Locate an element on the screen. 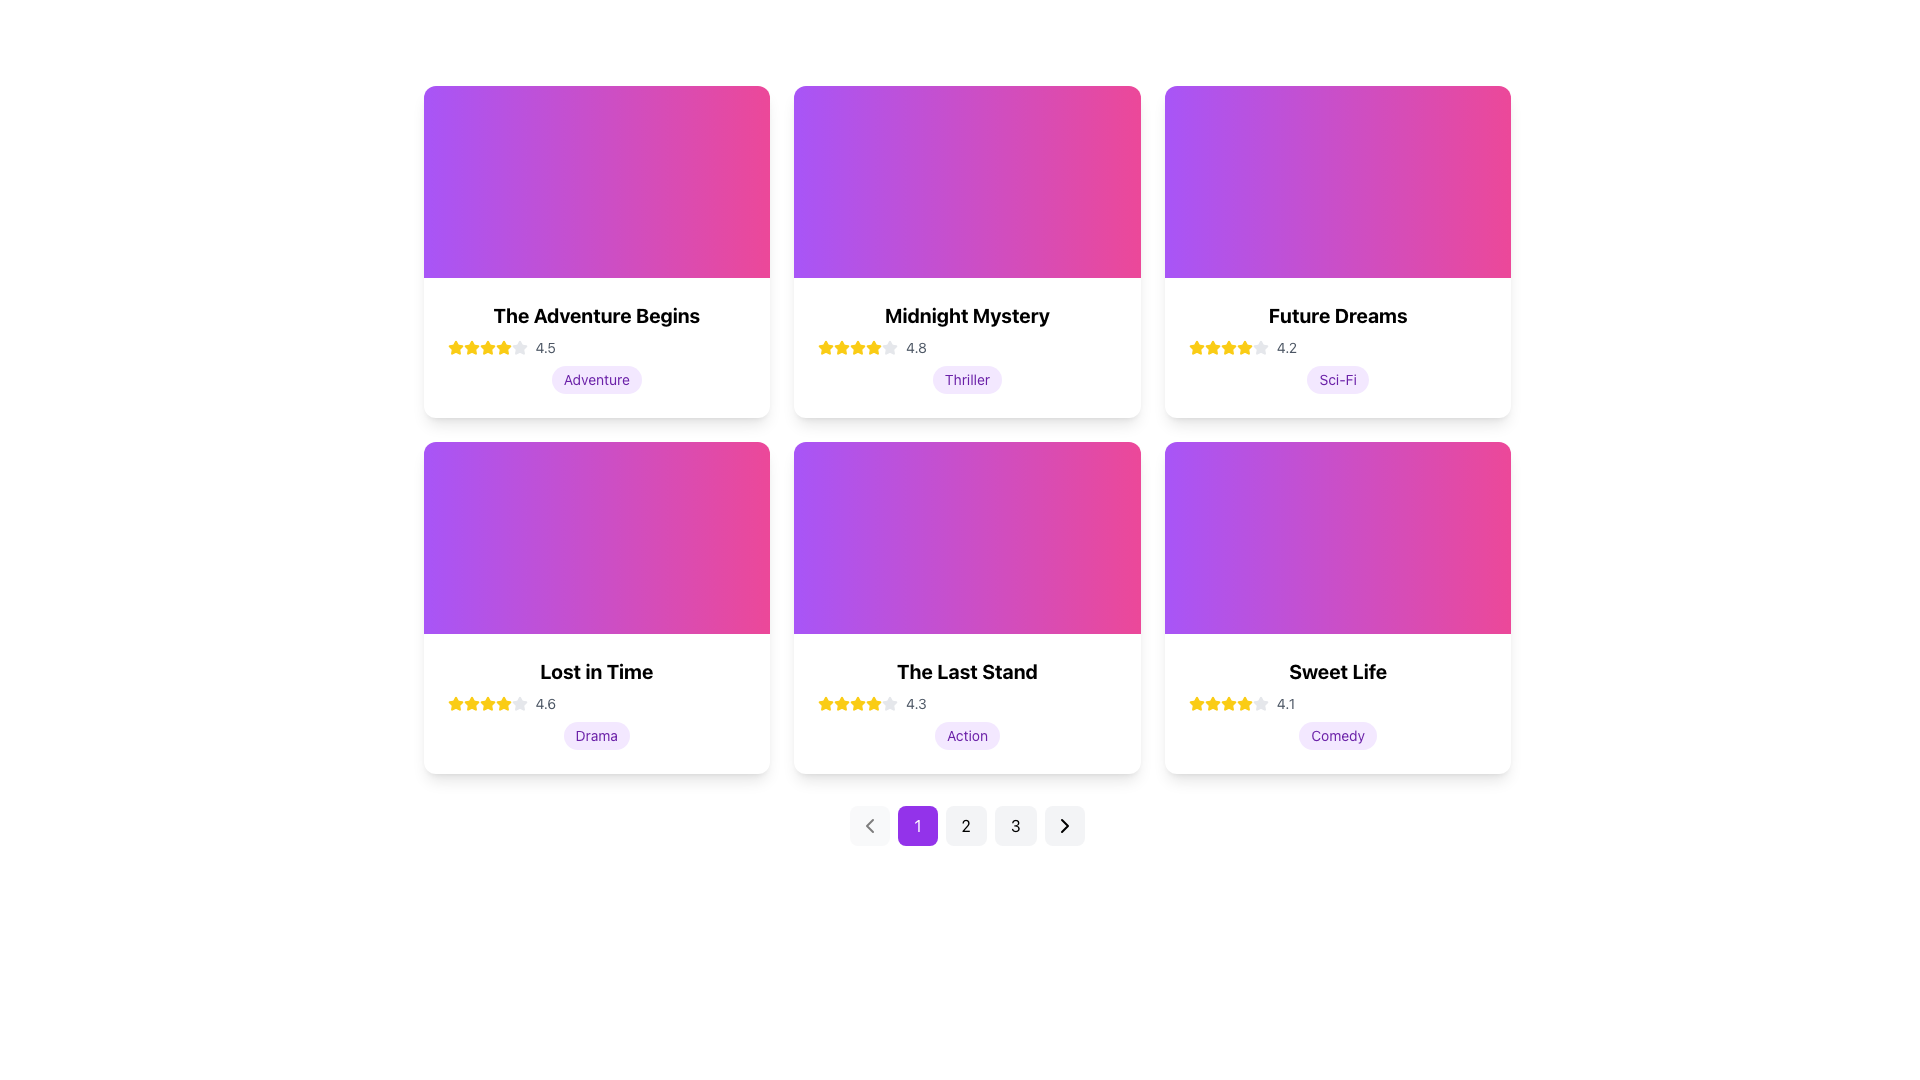 The height and width of the screenshot is (1080, 1920). the fourth five-pointed star icon with a yellow fill in the rating system of the card titled 'The Last Stand' is located at coordinates (825, 701).